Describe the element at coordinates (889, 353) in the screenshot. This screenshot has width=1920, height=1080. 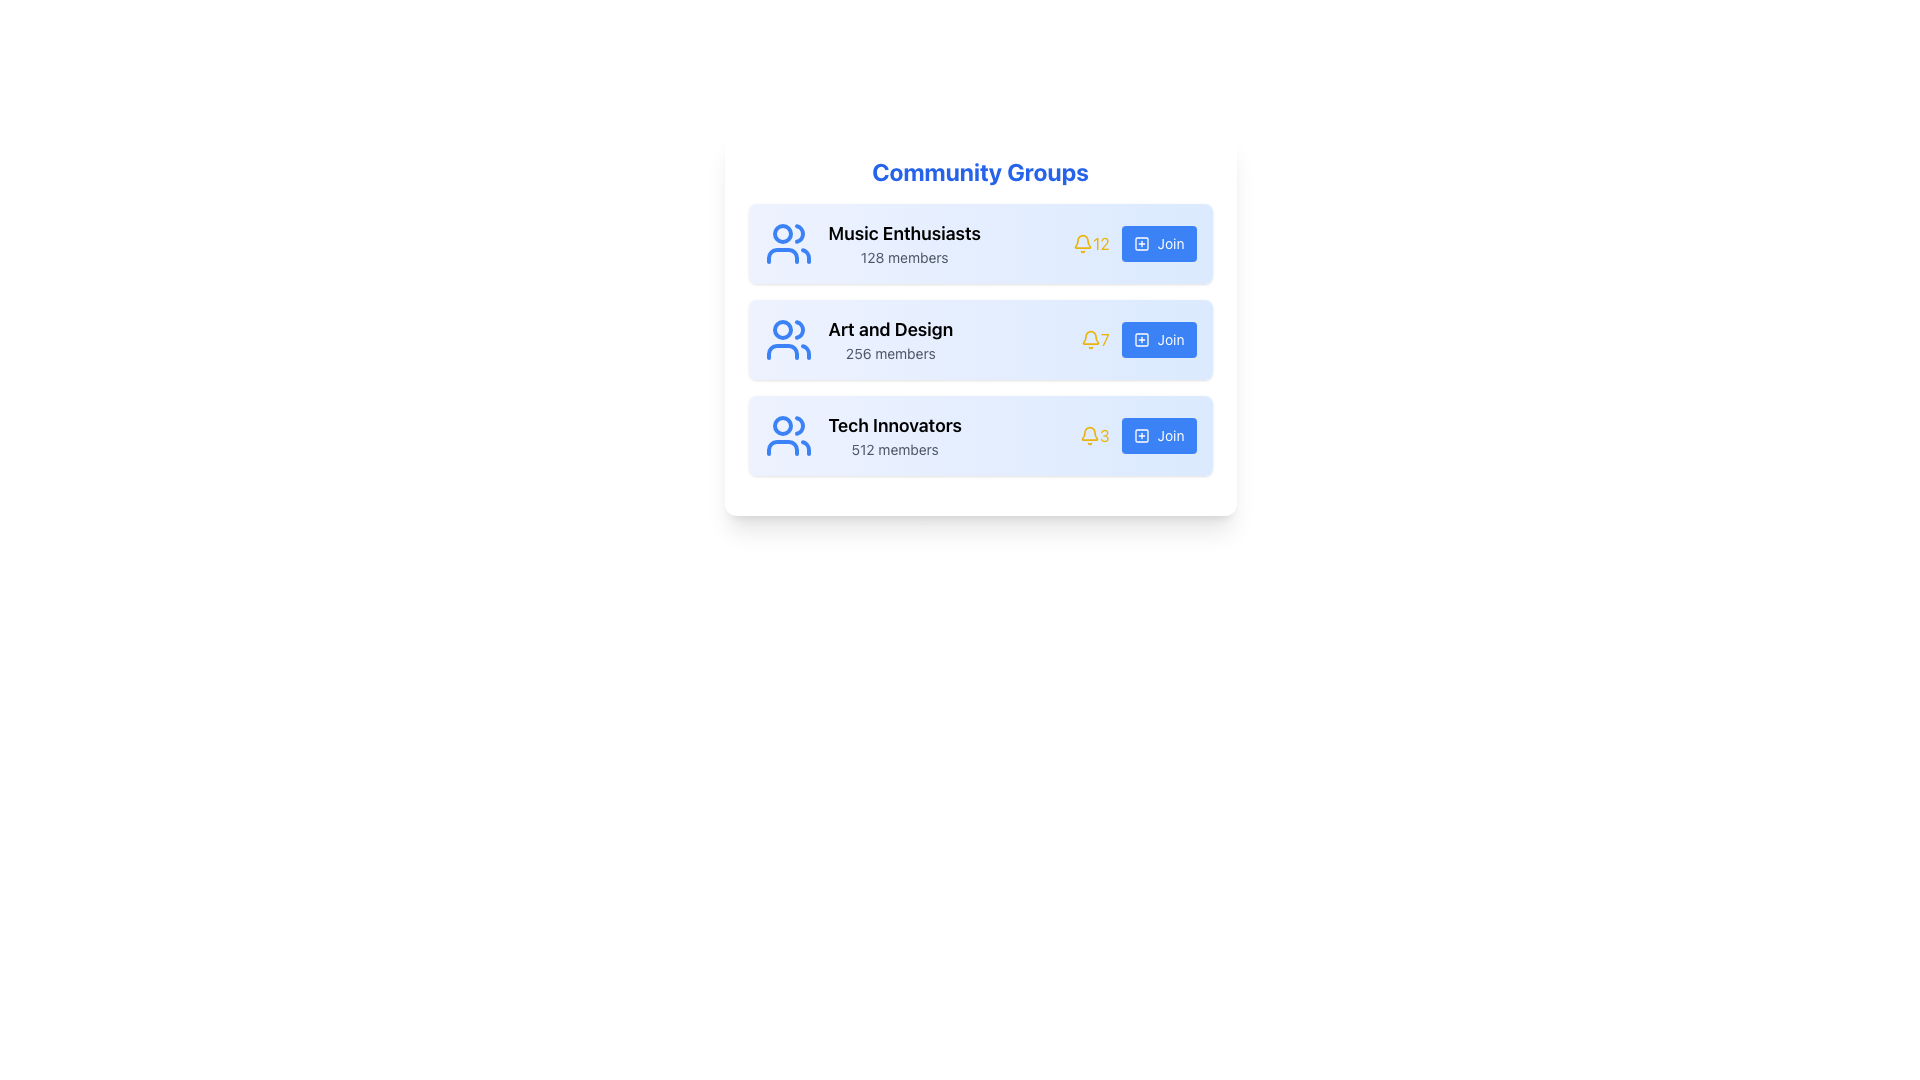
I see `the text label indicating the number of members in the 'Art and Design' community group, located just below the title in the community groups section` at that location.